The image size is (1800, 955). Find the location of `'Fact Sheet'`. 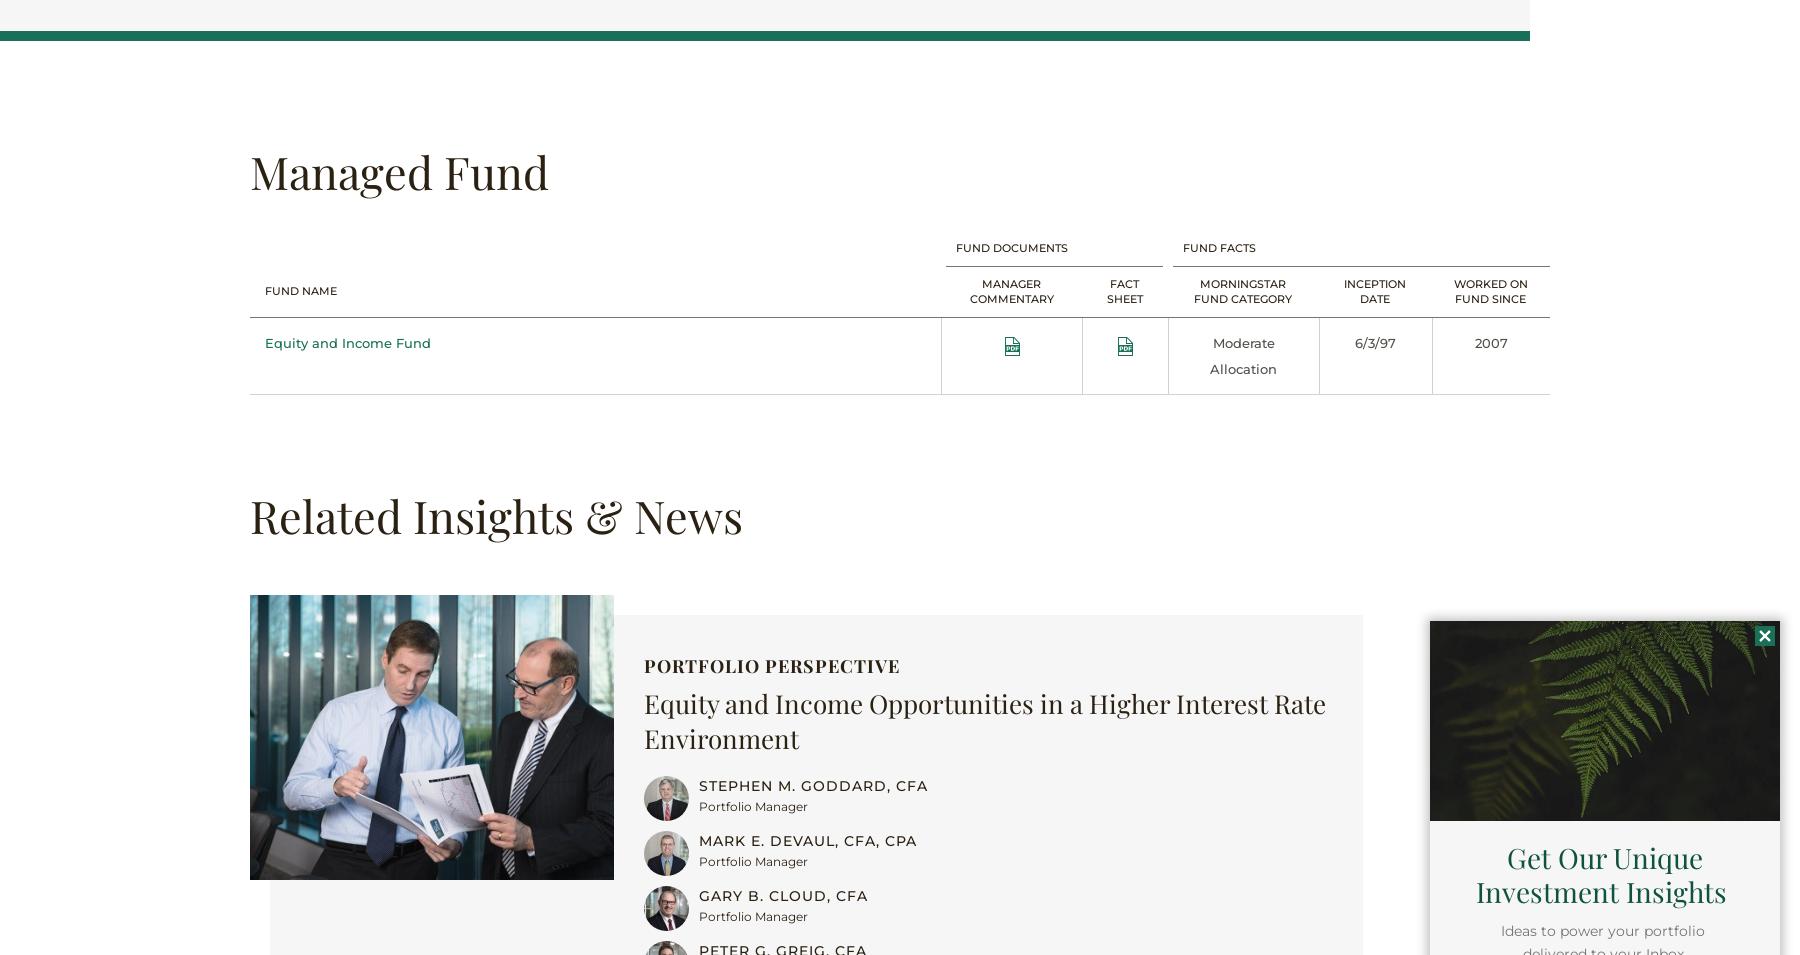

'Fact Sheet' is located at coordinates (1123, 290).